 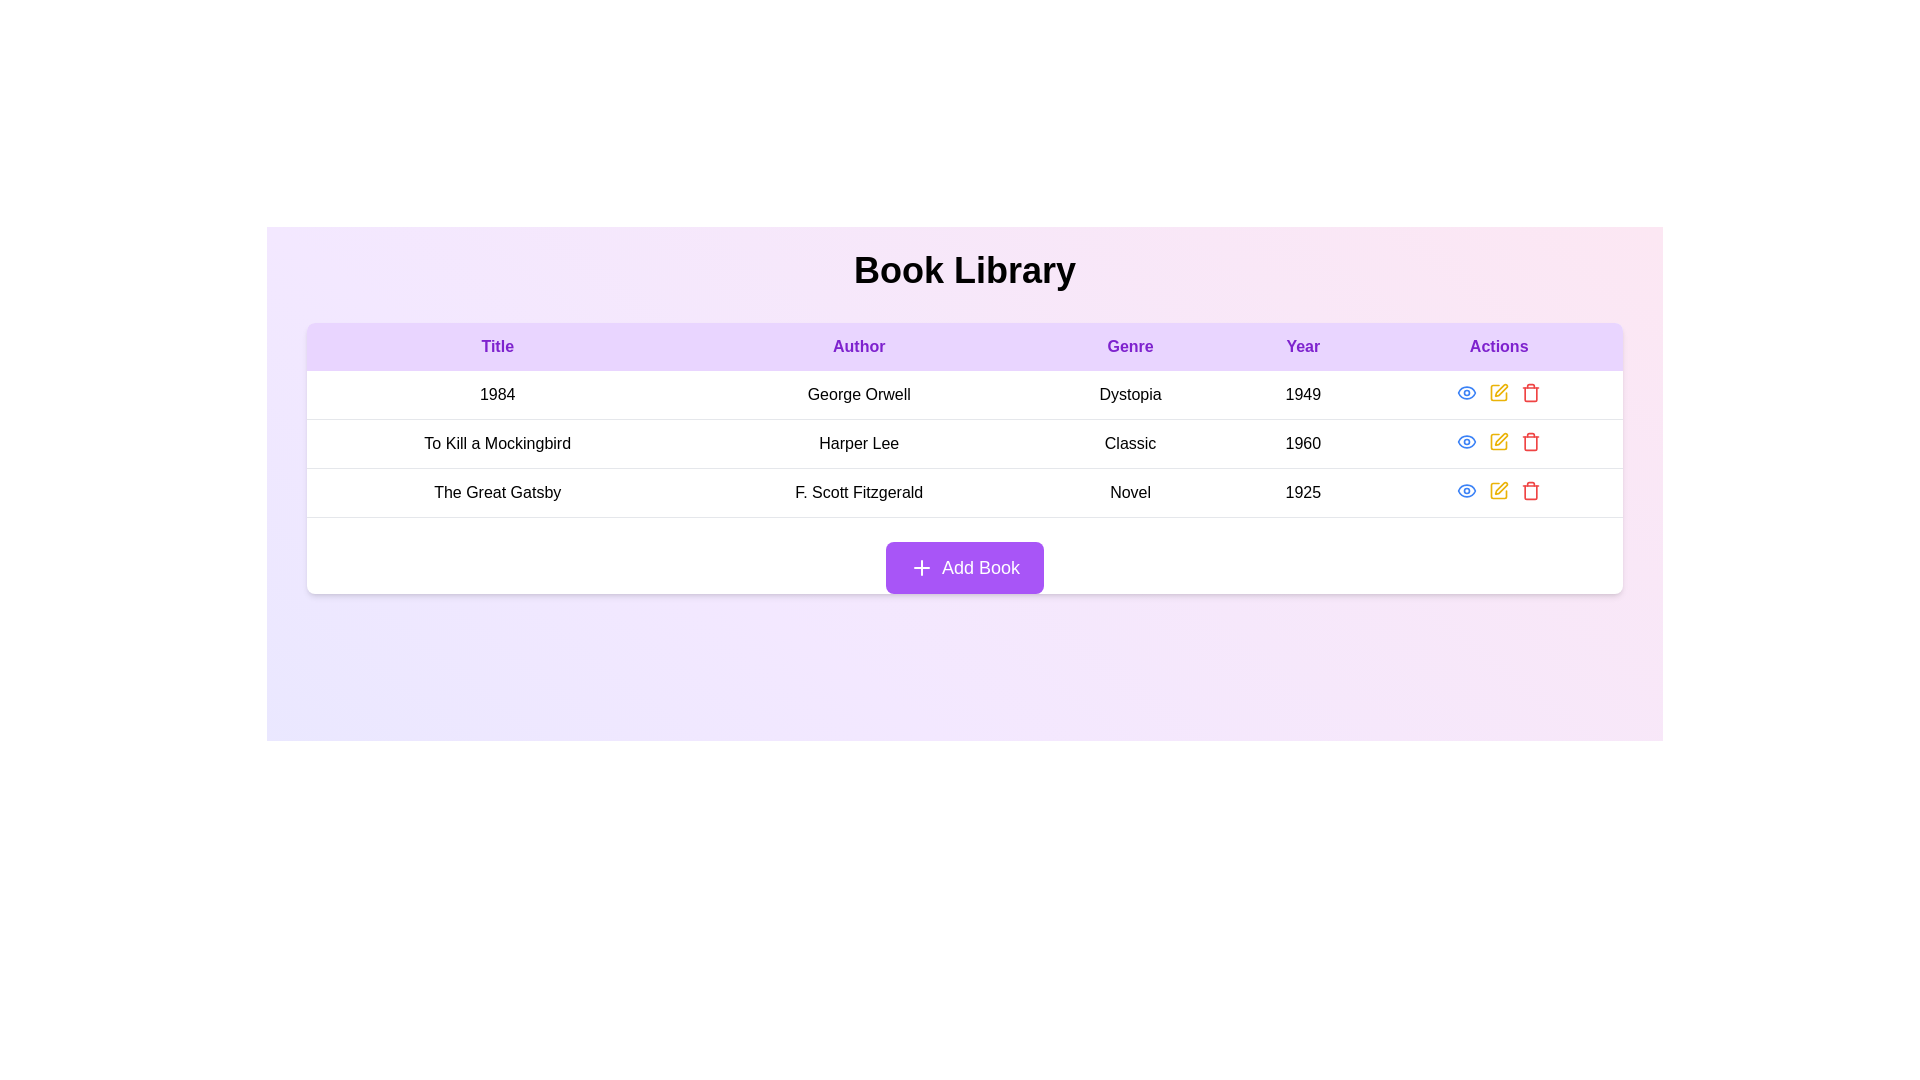 I want to click on the red trash icon in the 'Actions' column, so click(x=1530, y=441).